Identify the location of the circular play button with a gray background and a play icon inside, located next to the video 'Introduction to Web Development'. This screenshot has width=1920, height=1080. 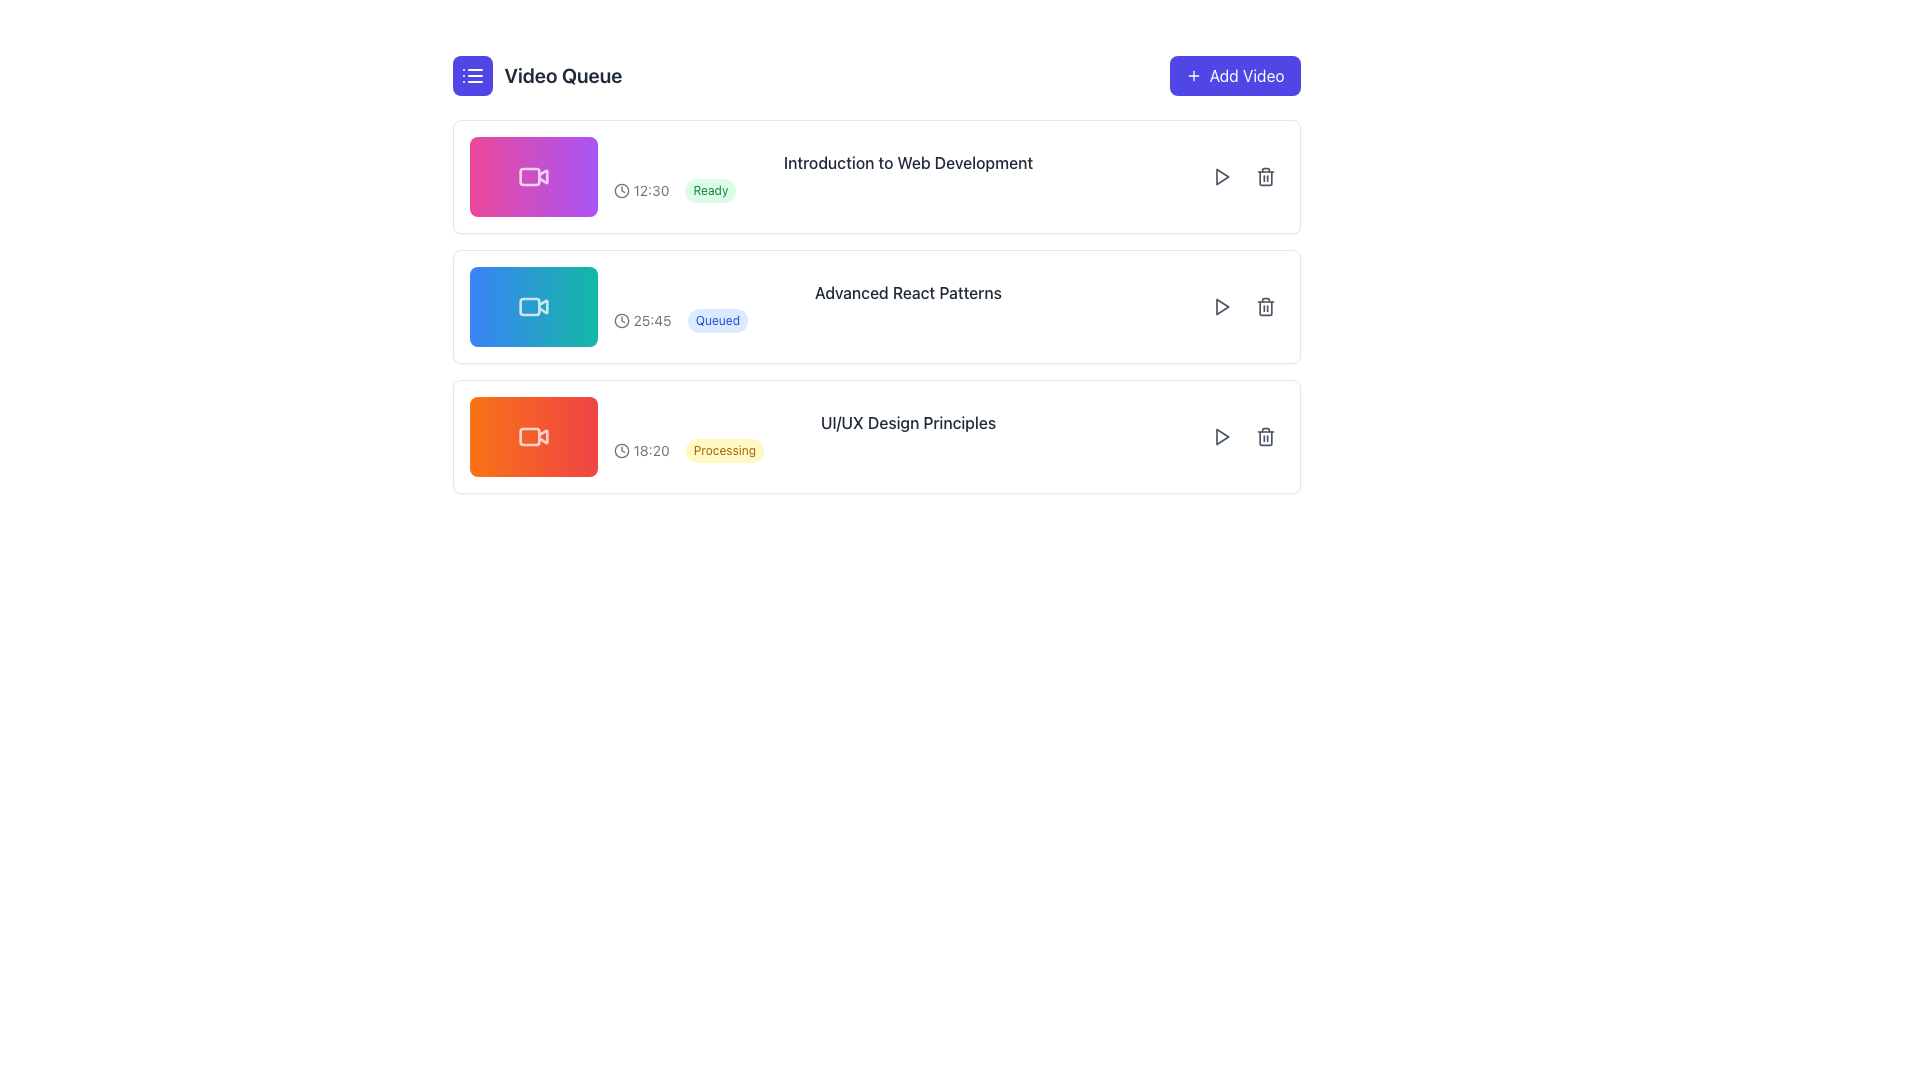
(1220, 176).